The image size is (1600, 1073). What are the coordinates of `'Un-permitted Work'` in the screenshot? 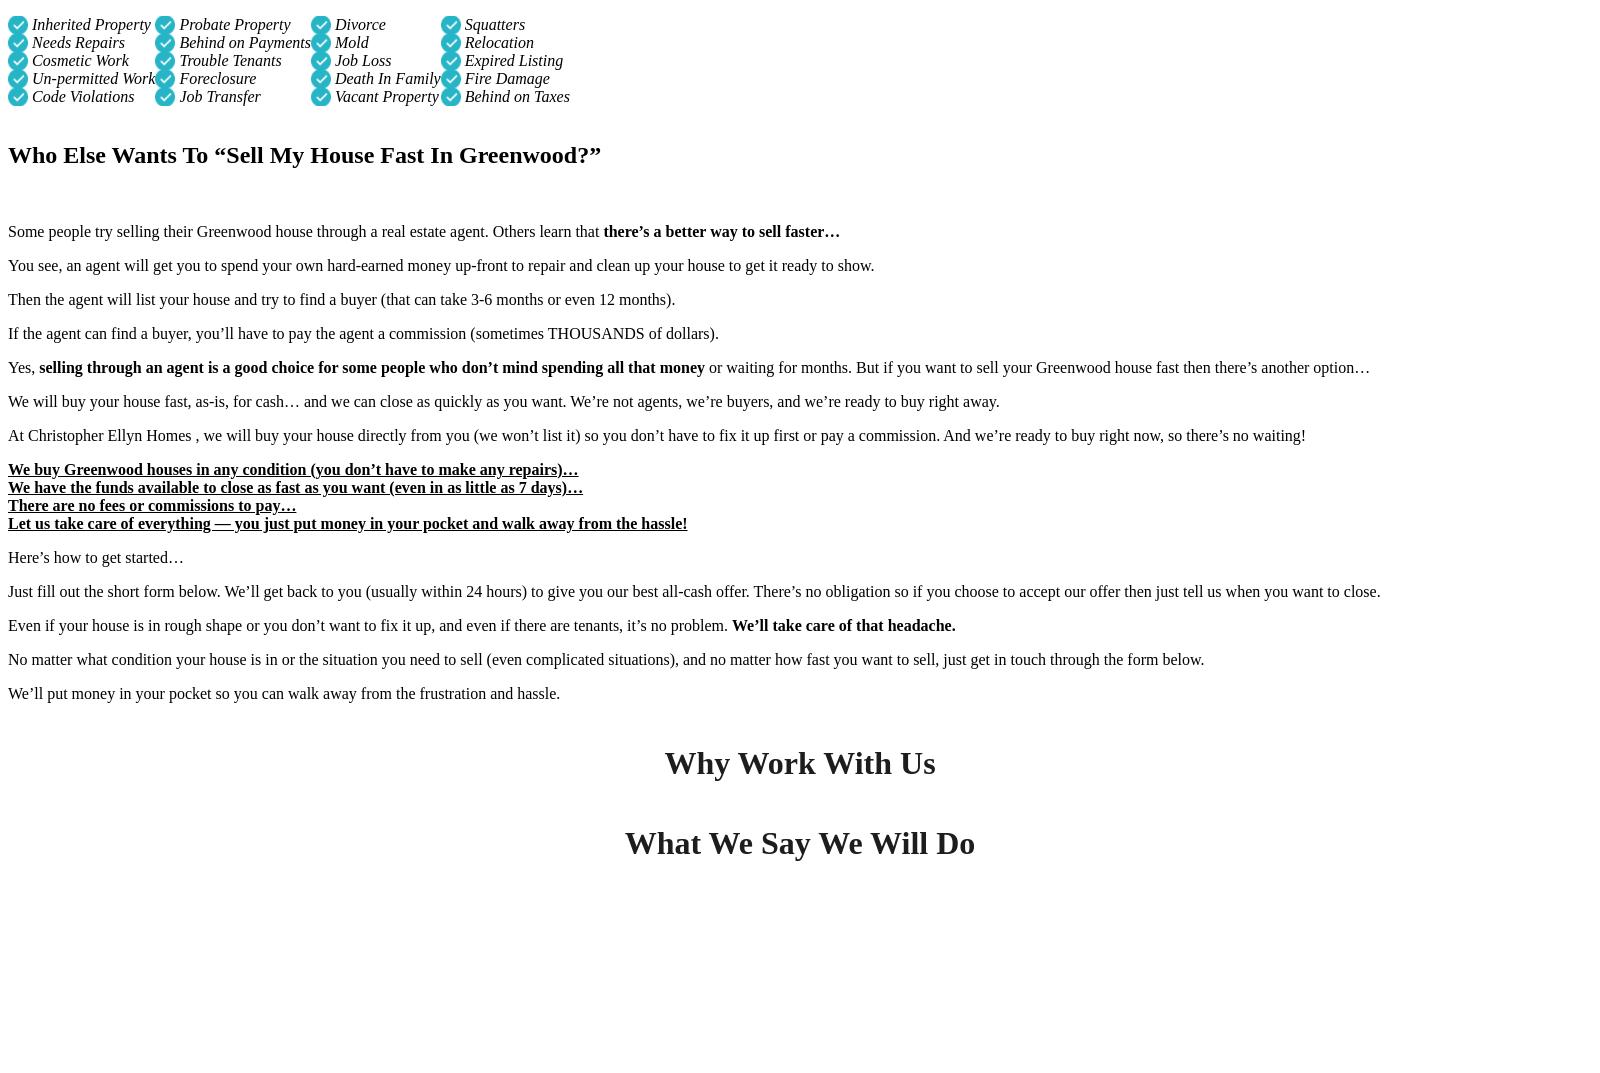 It's located at (92, 78).